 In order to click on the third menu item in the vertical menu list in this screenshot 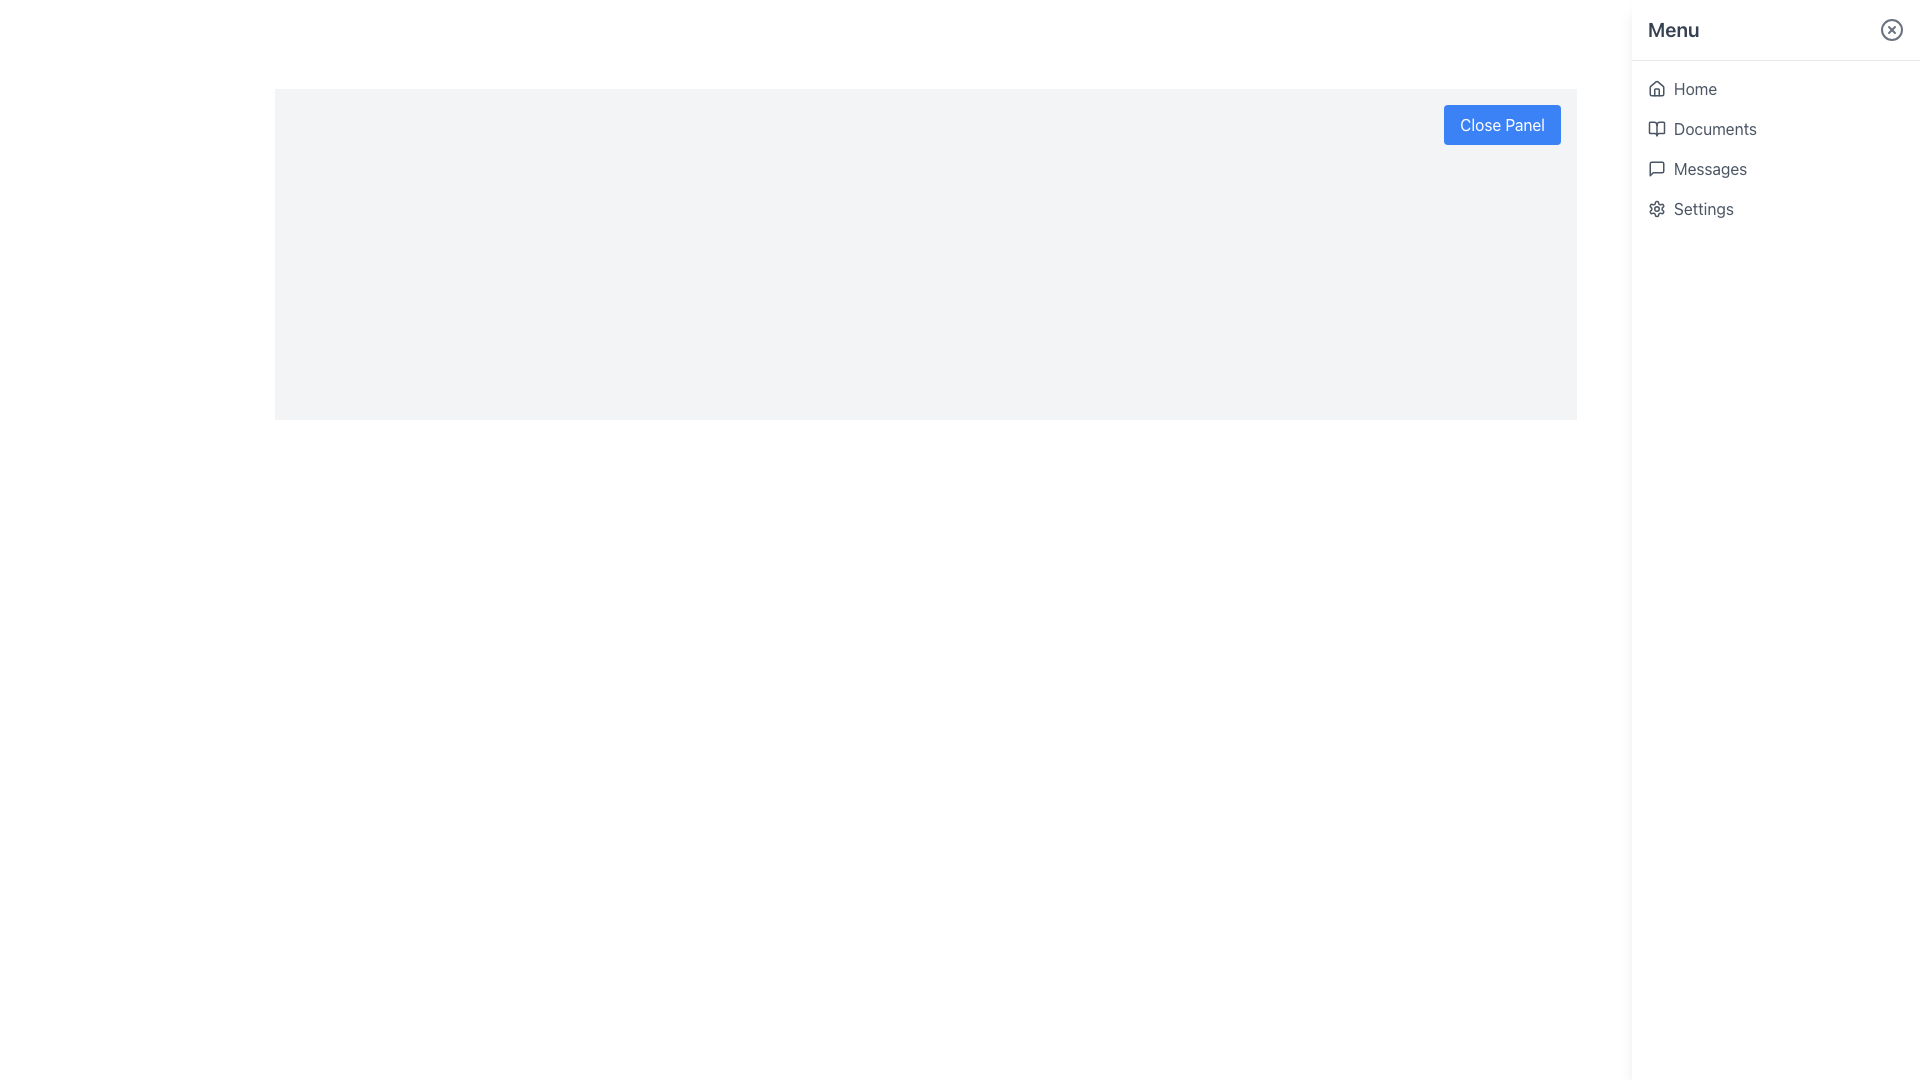, I will do `click(1776, 148)`.